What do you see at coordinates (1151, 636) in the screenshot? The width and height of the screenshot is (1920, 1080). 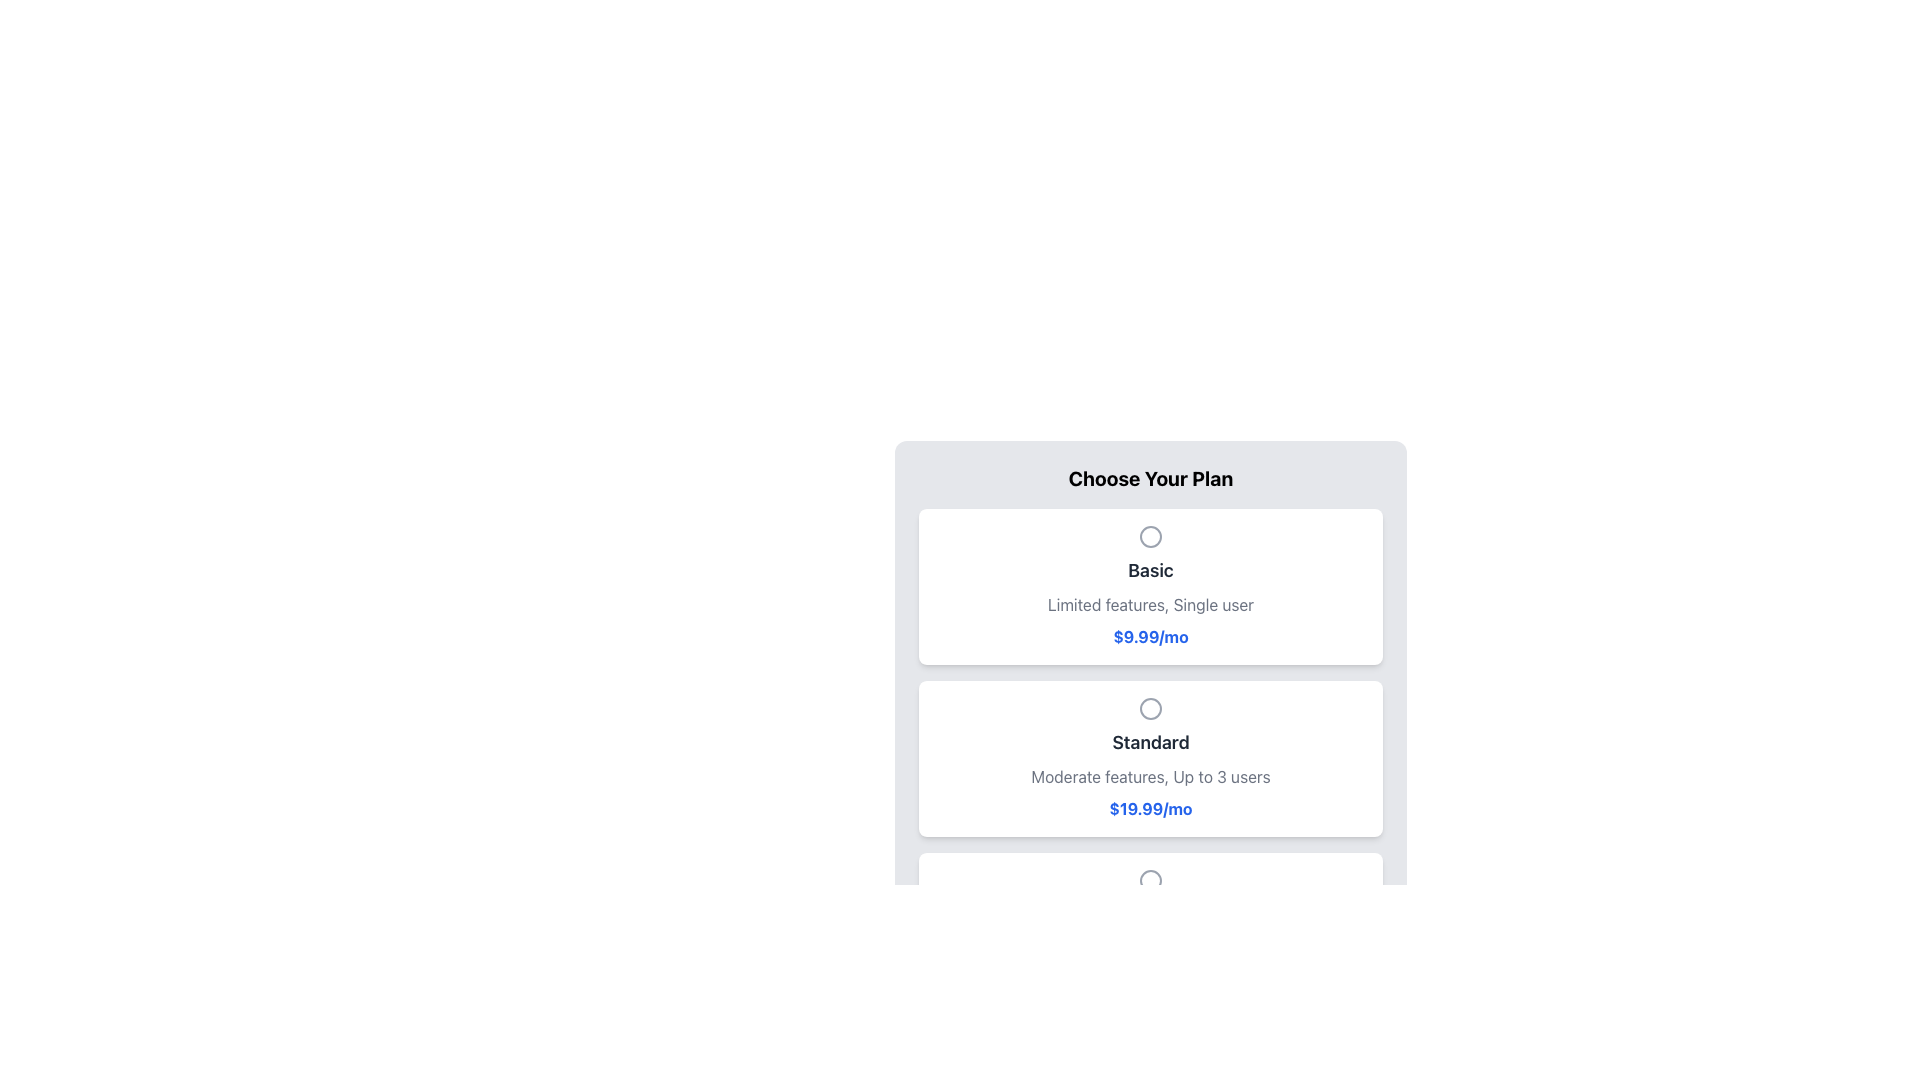 I see `static text '$9.99/mo' in blue color, which is positioned at the bottom of the 'Basic' plan section, centered above the 'Standard' plan card` at bounding box center [1151, 636].